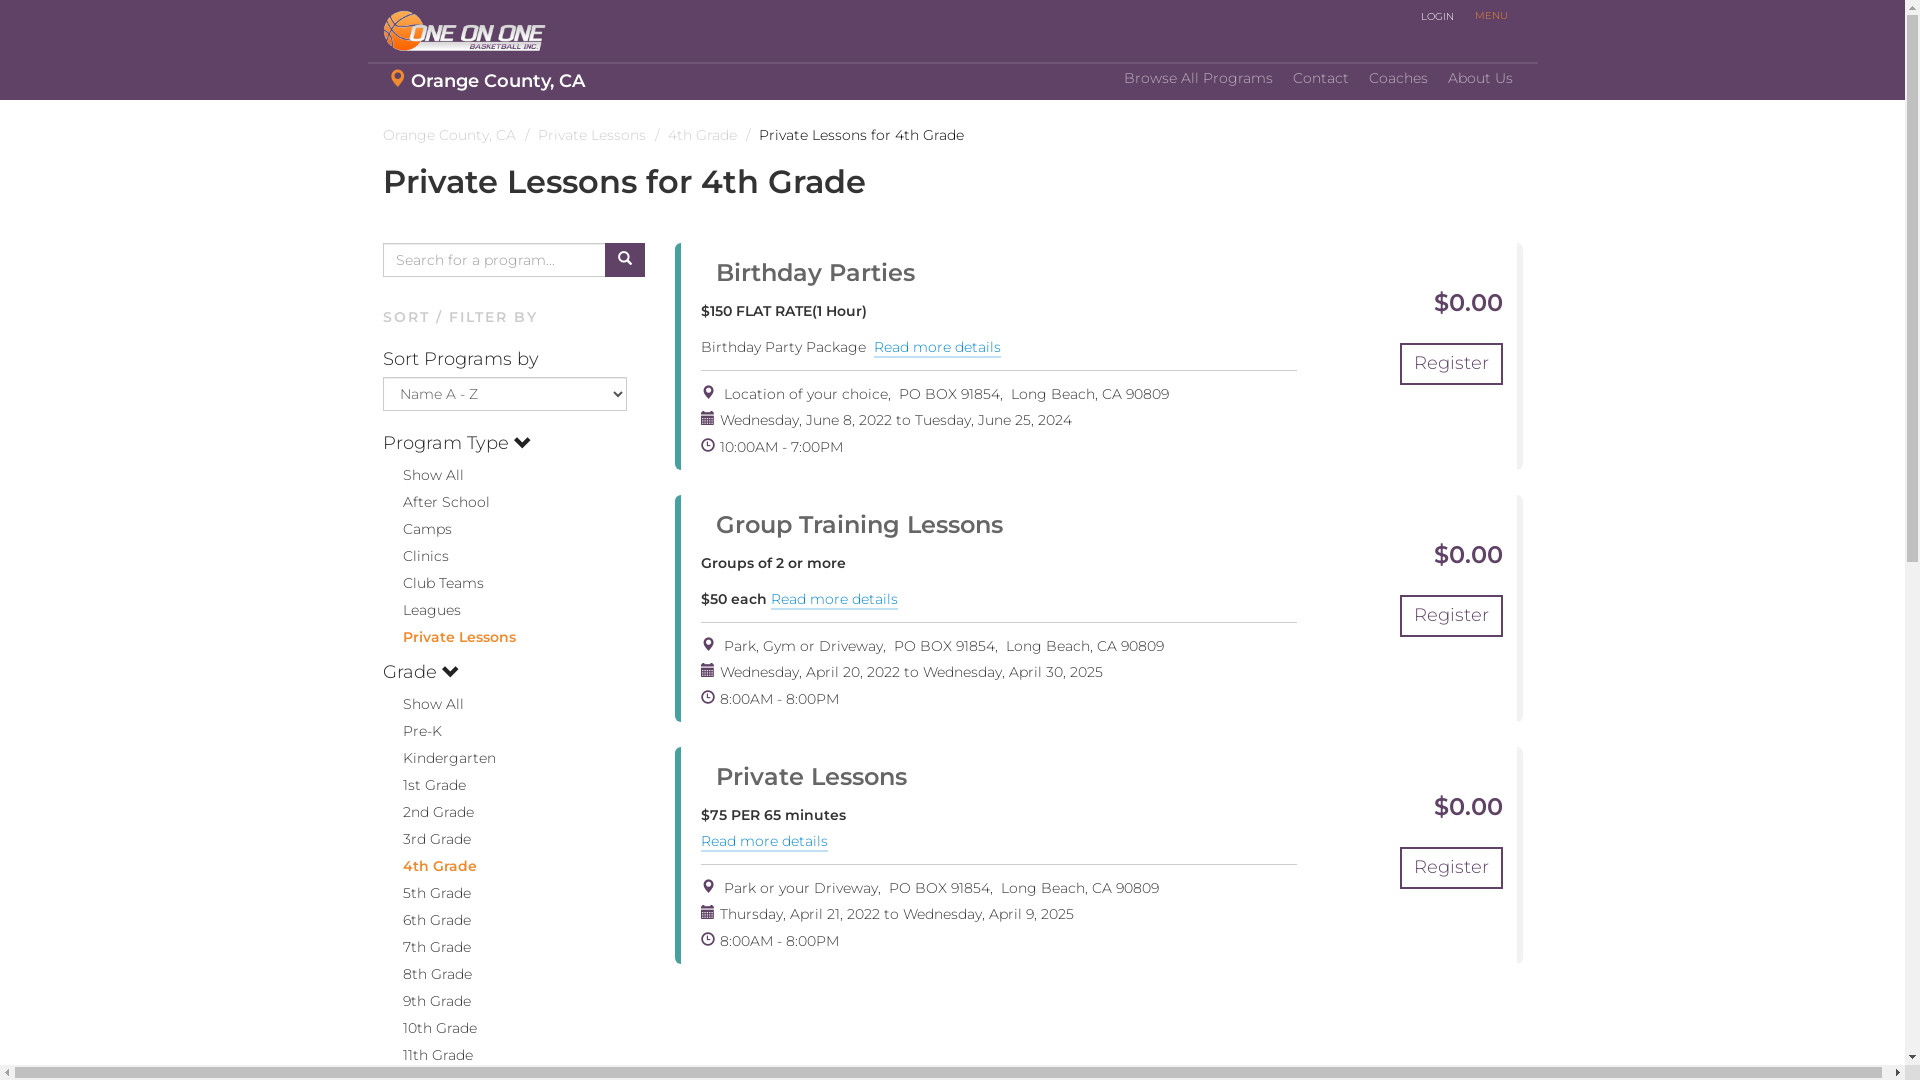 The width and height of the screenshot is (1920, 1080). Describe the element at coordinates (1480, 77) in the screenshot. I see `'About Us'` at that location.